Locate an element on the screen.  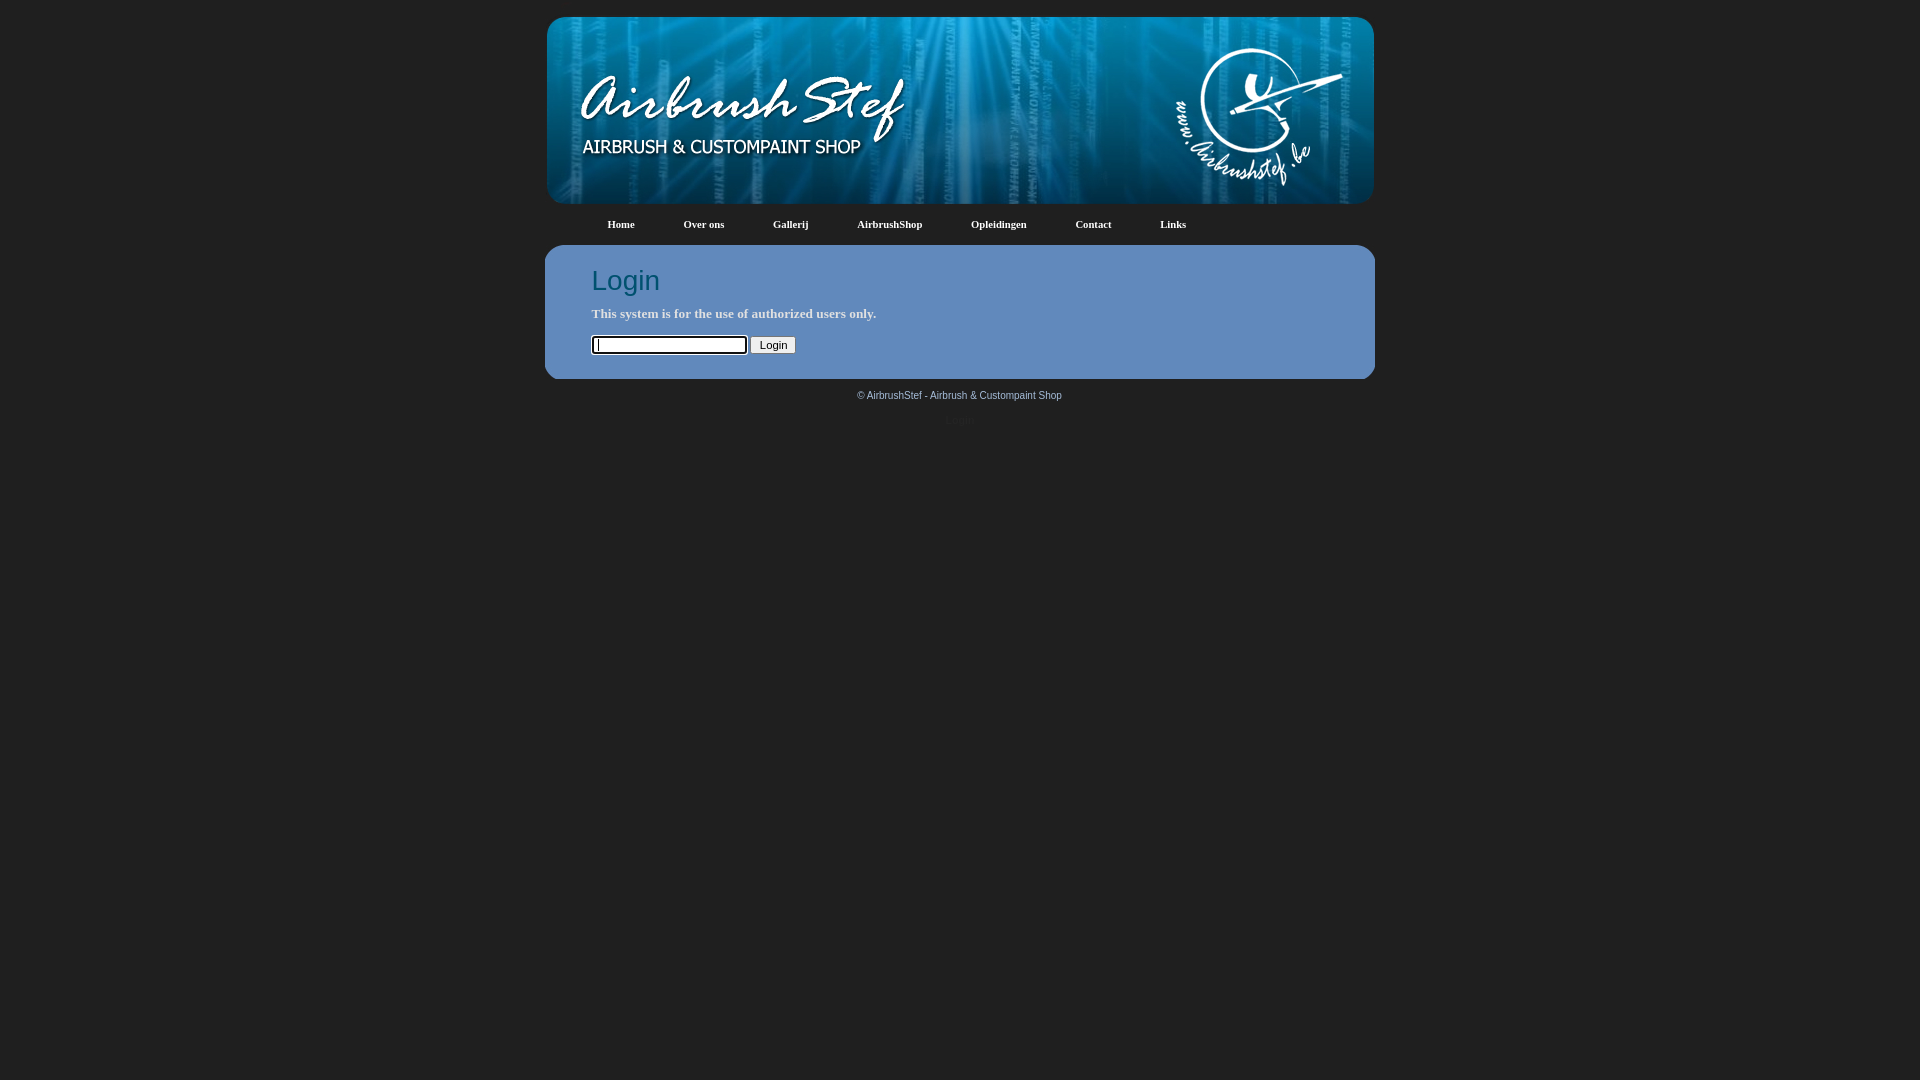
'Over ons' is located at coordinates (703, 224).